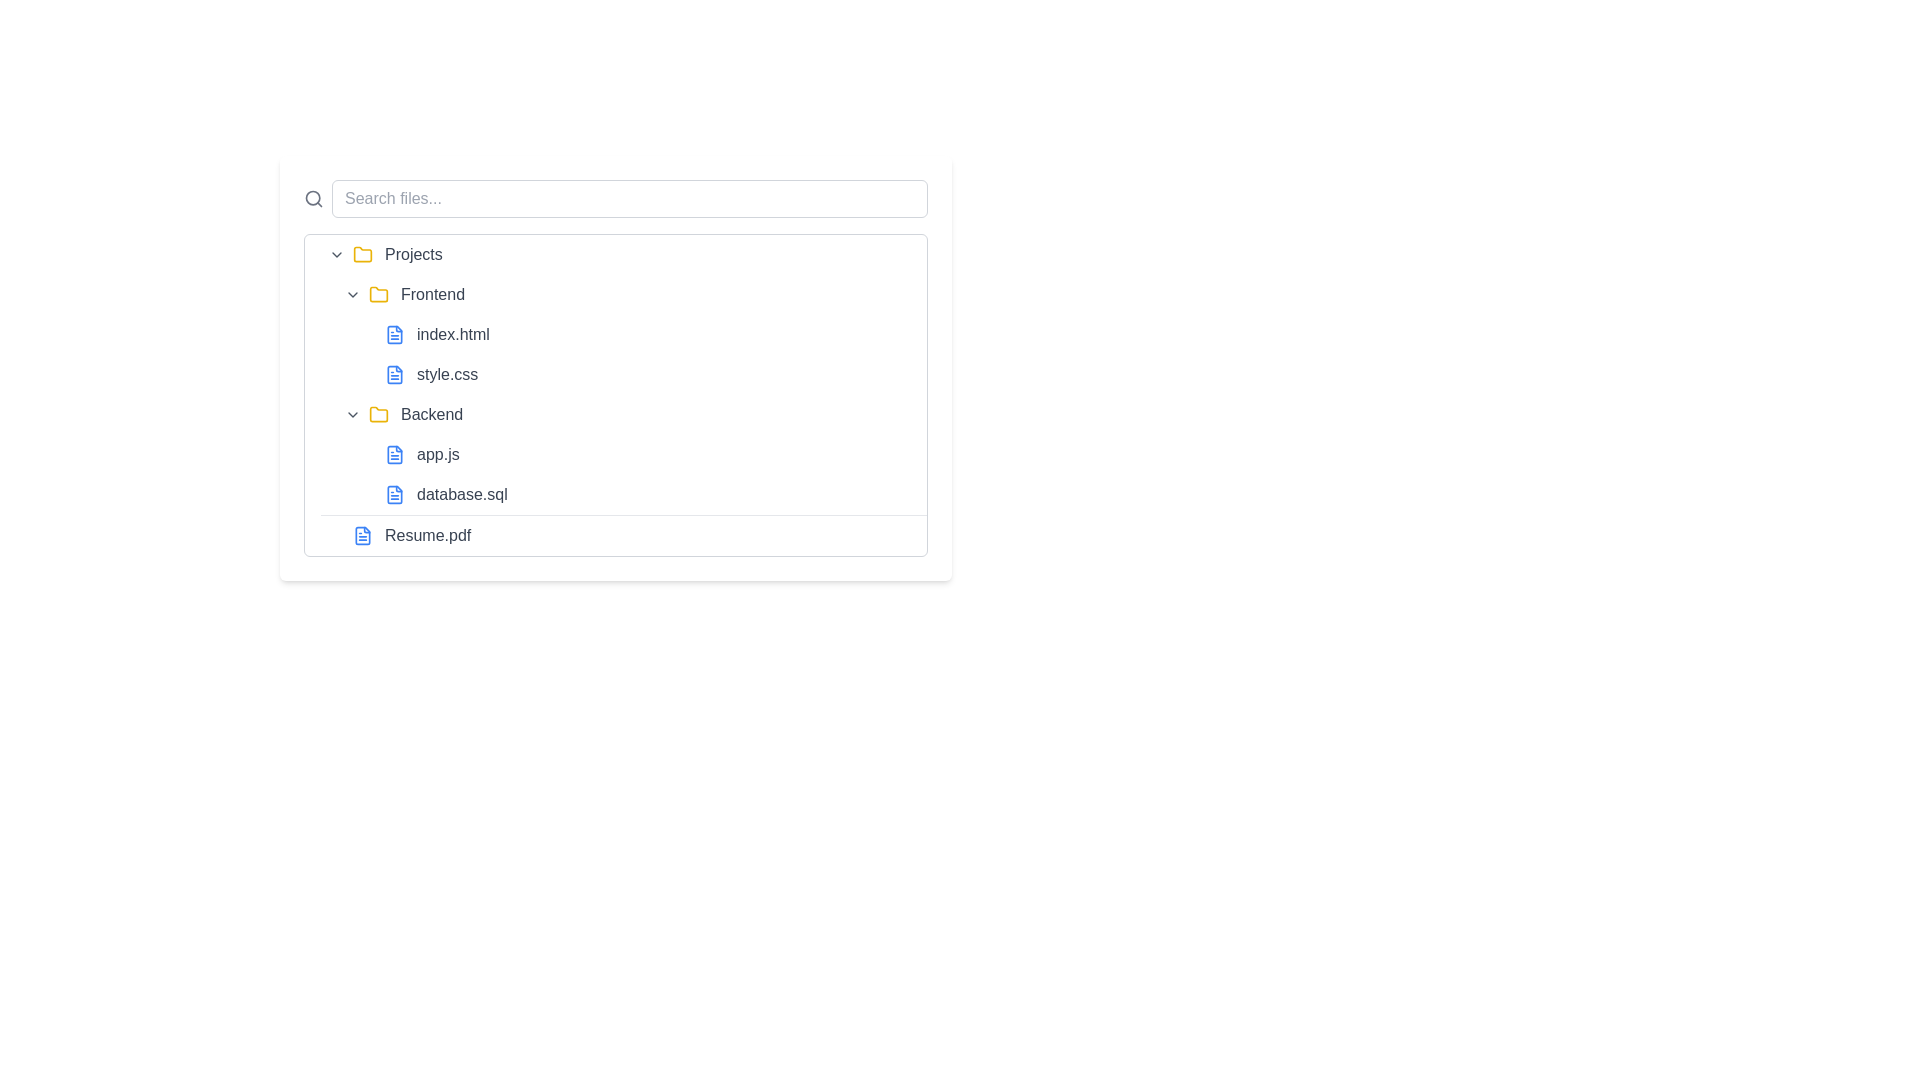  I want to click on the icon that visually indicates the type of file associated with the 'database.sql' label, positioned within the horizontal row representing the file item, so click(394, 494).